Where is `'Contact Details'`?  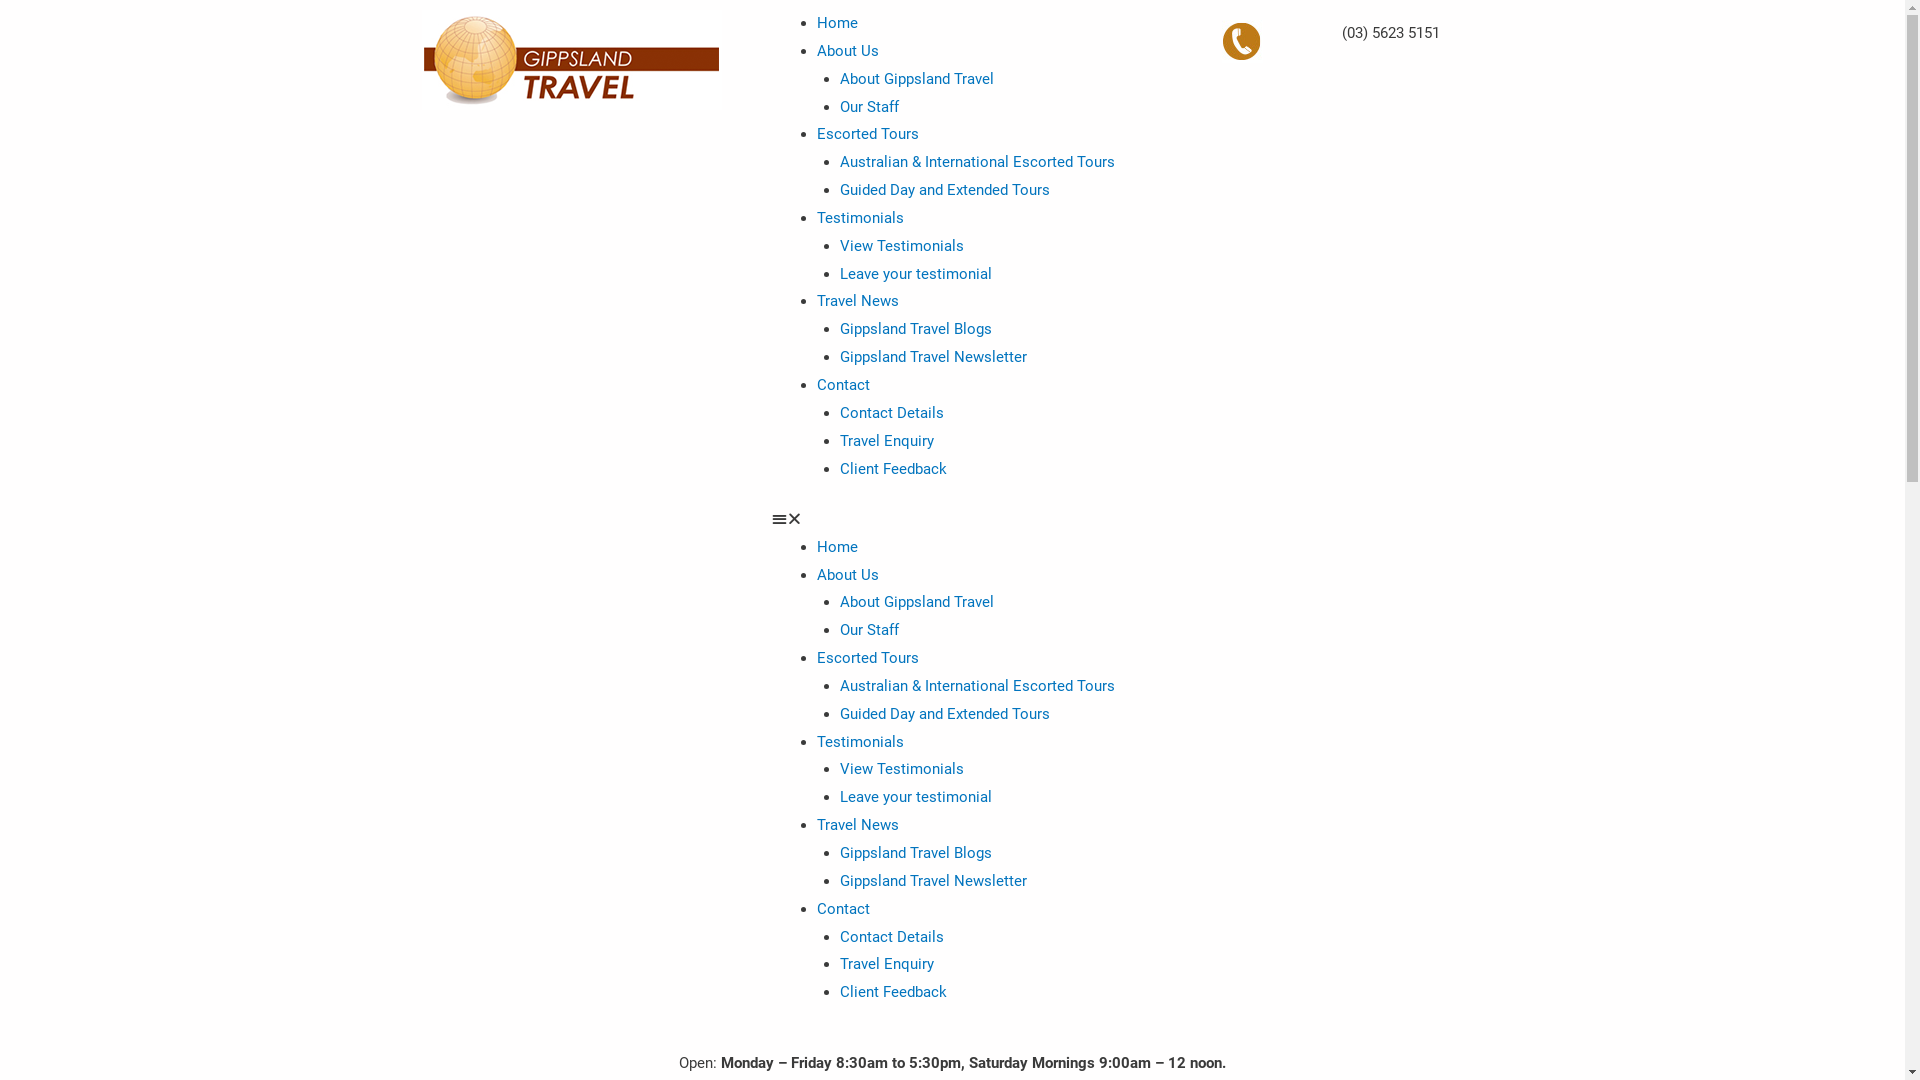
'Contact Details' is located at coordinates (891, 411).